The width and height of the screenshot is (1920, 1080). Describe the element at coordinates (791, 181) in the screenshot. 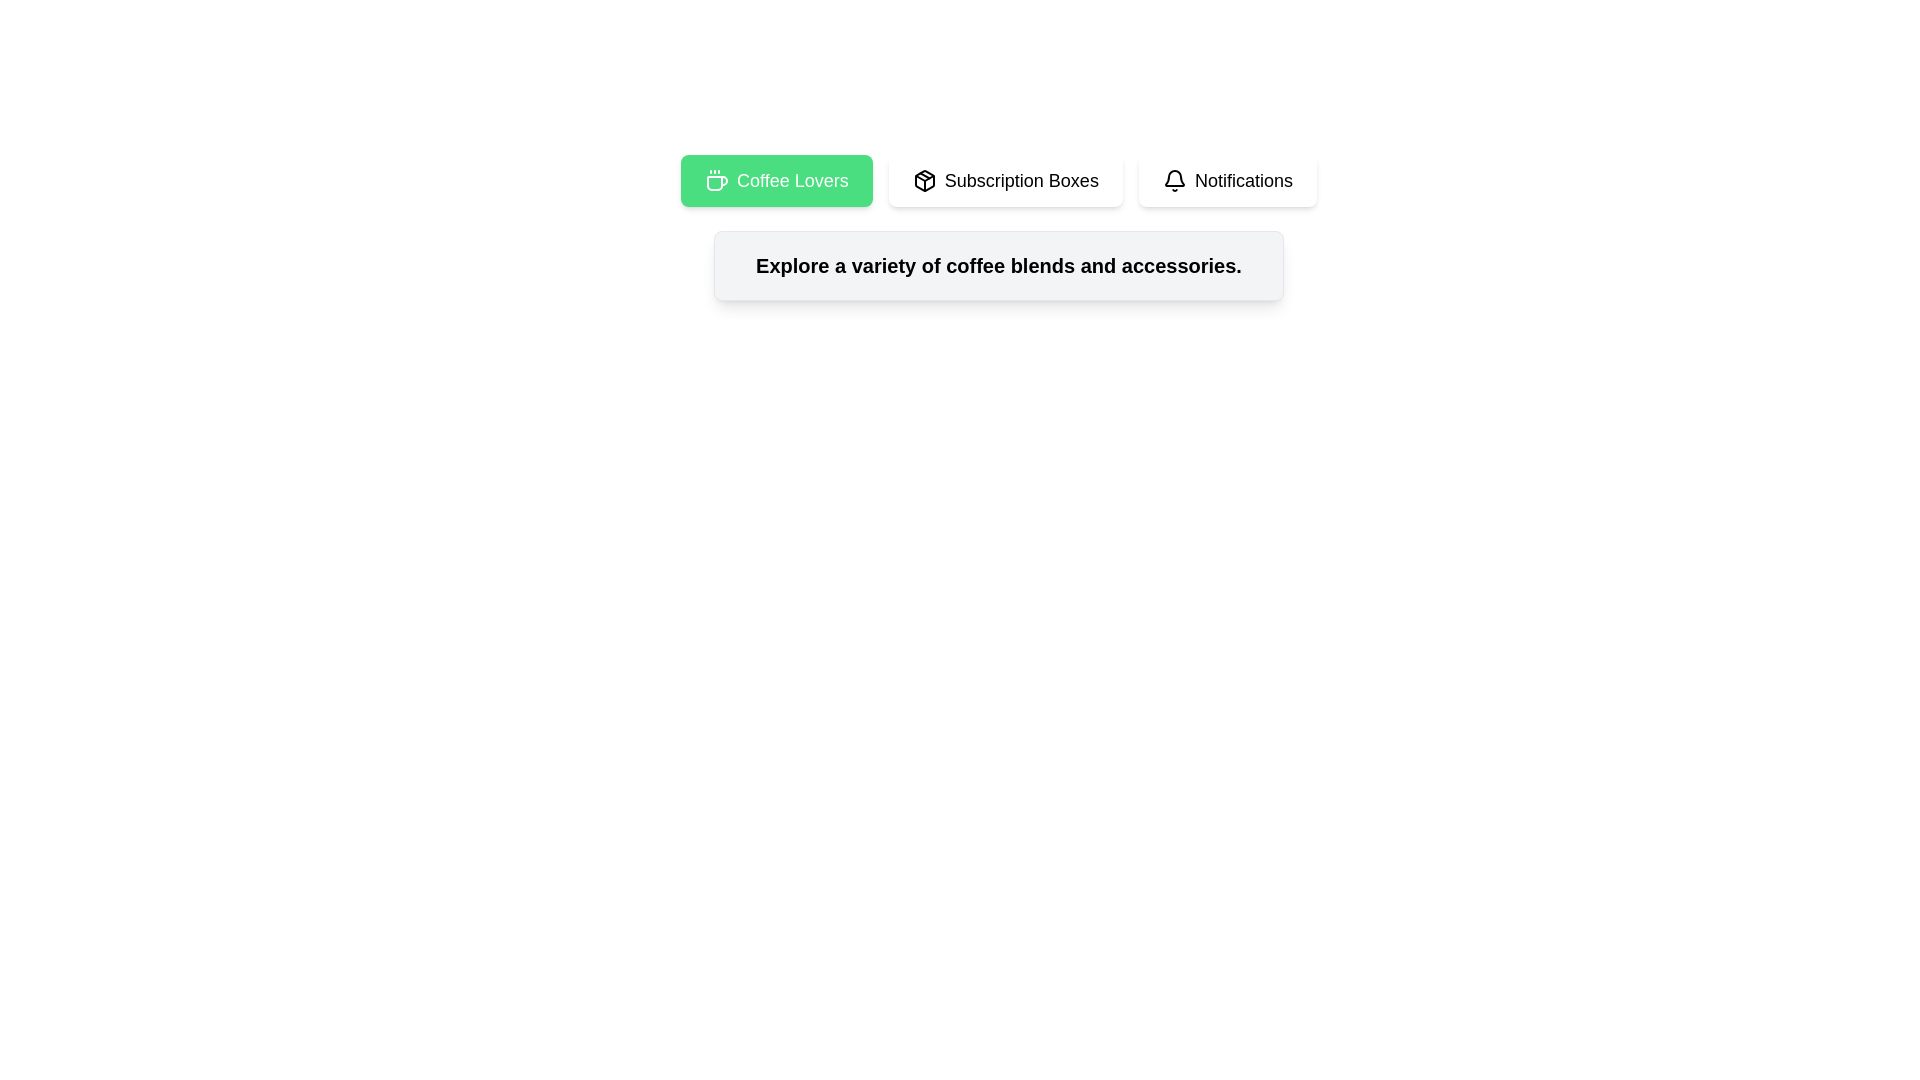

I see `the 'Coffee Lovers' text label within the green button` at that location.